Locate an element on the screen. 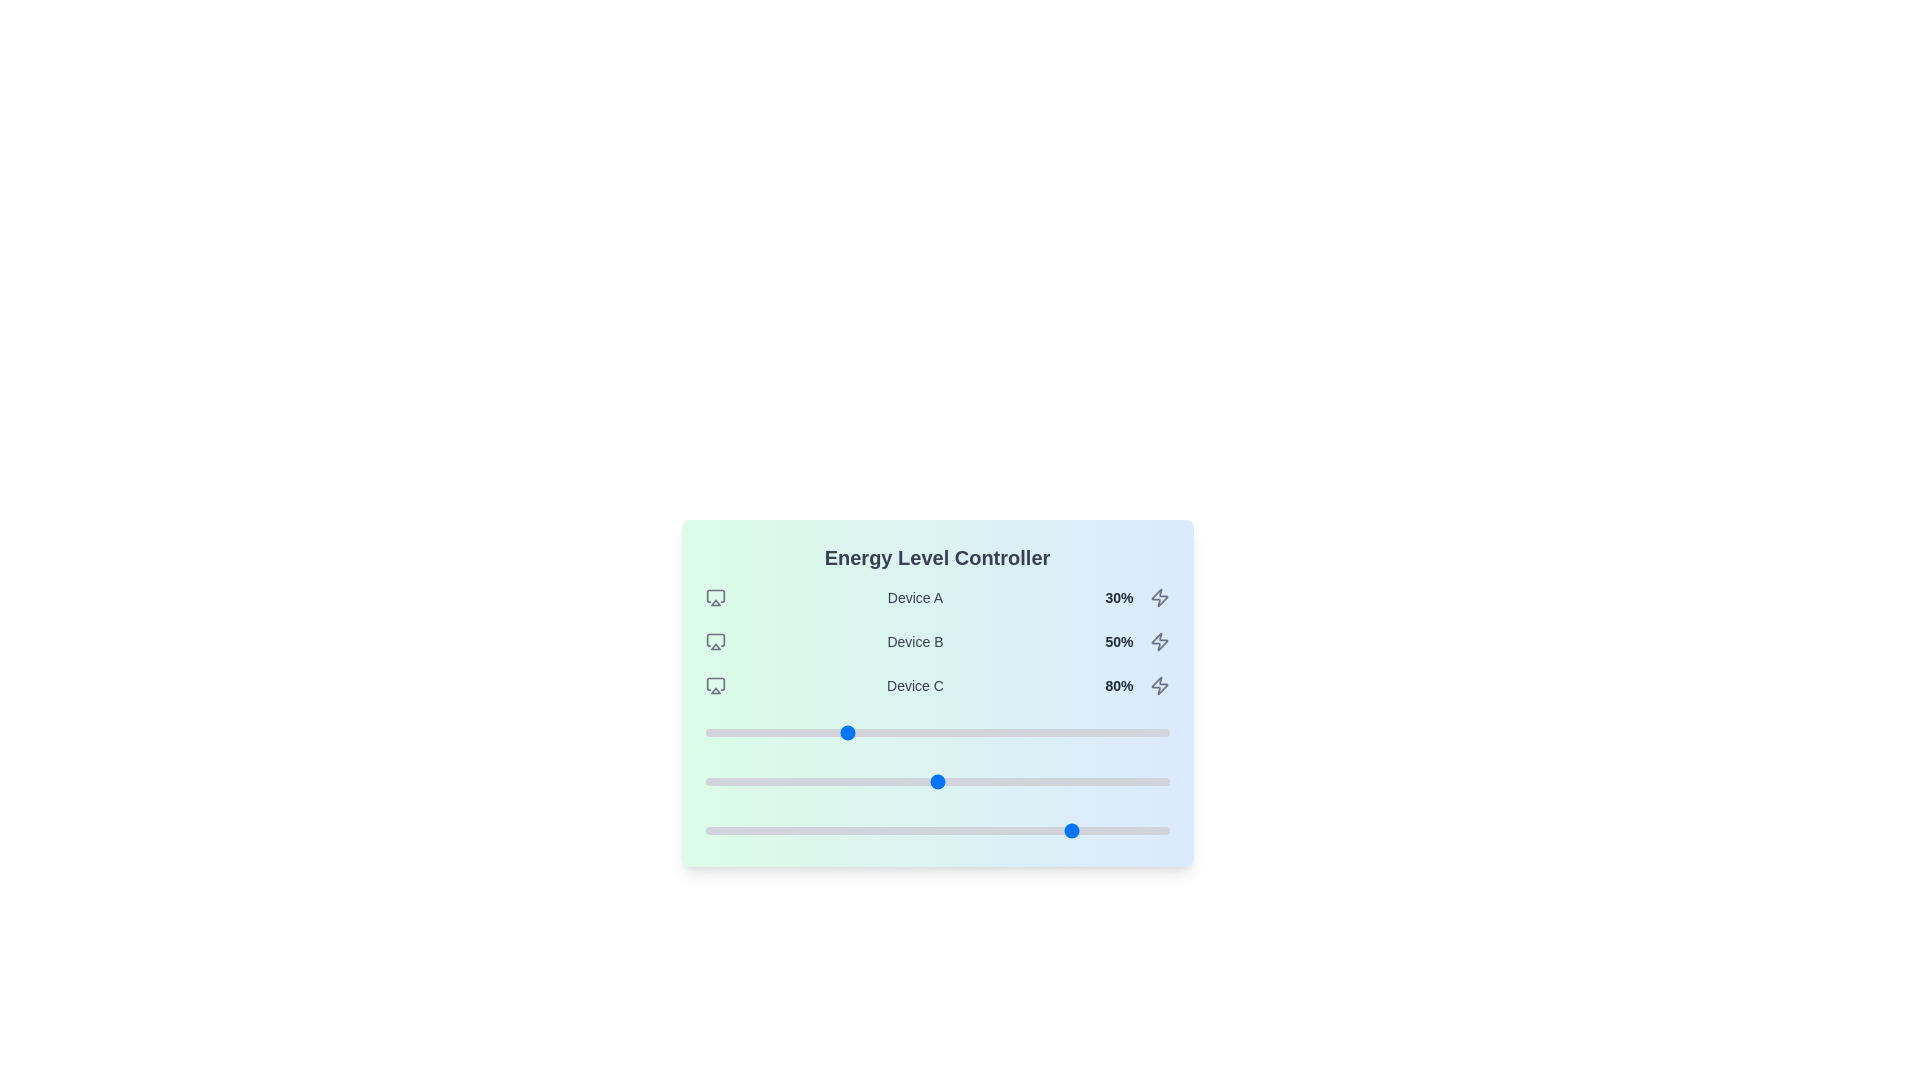  the slider for Device B to set its energy level to 30% is located at coordinates (844, 781).